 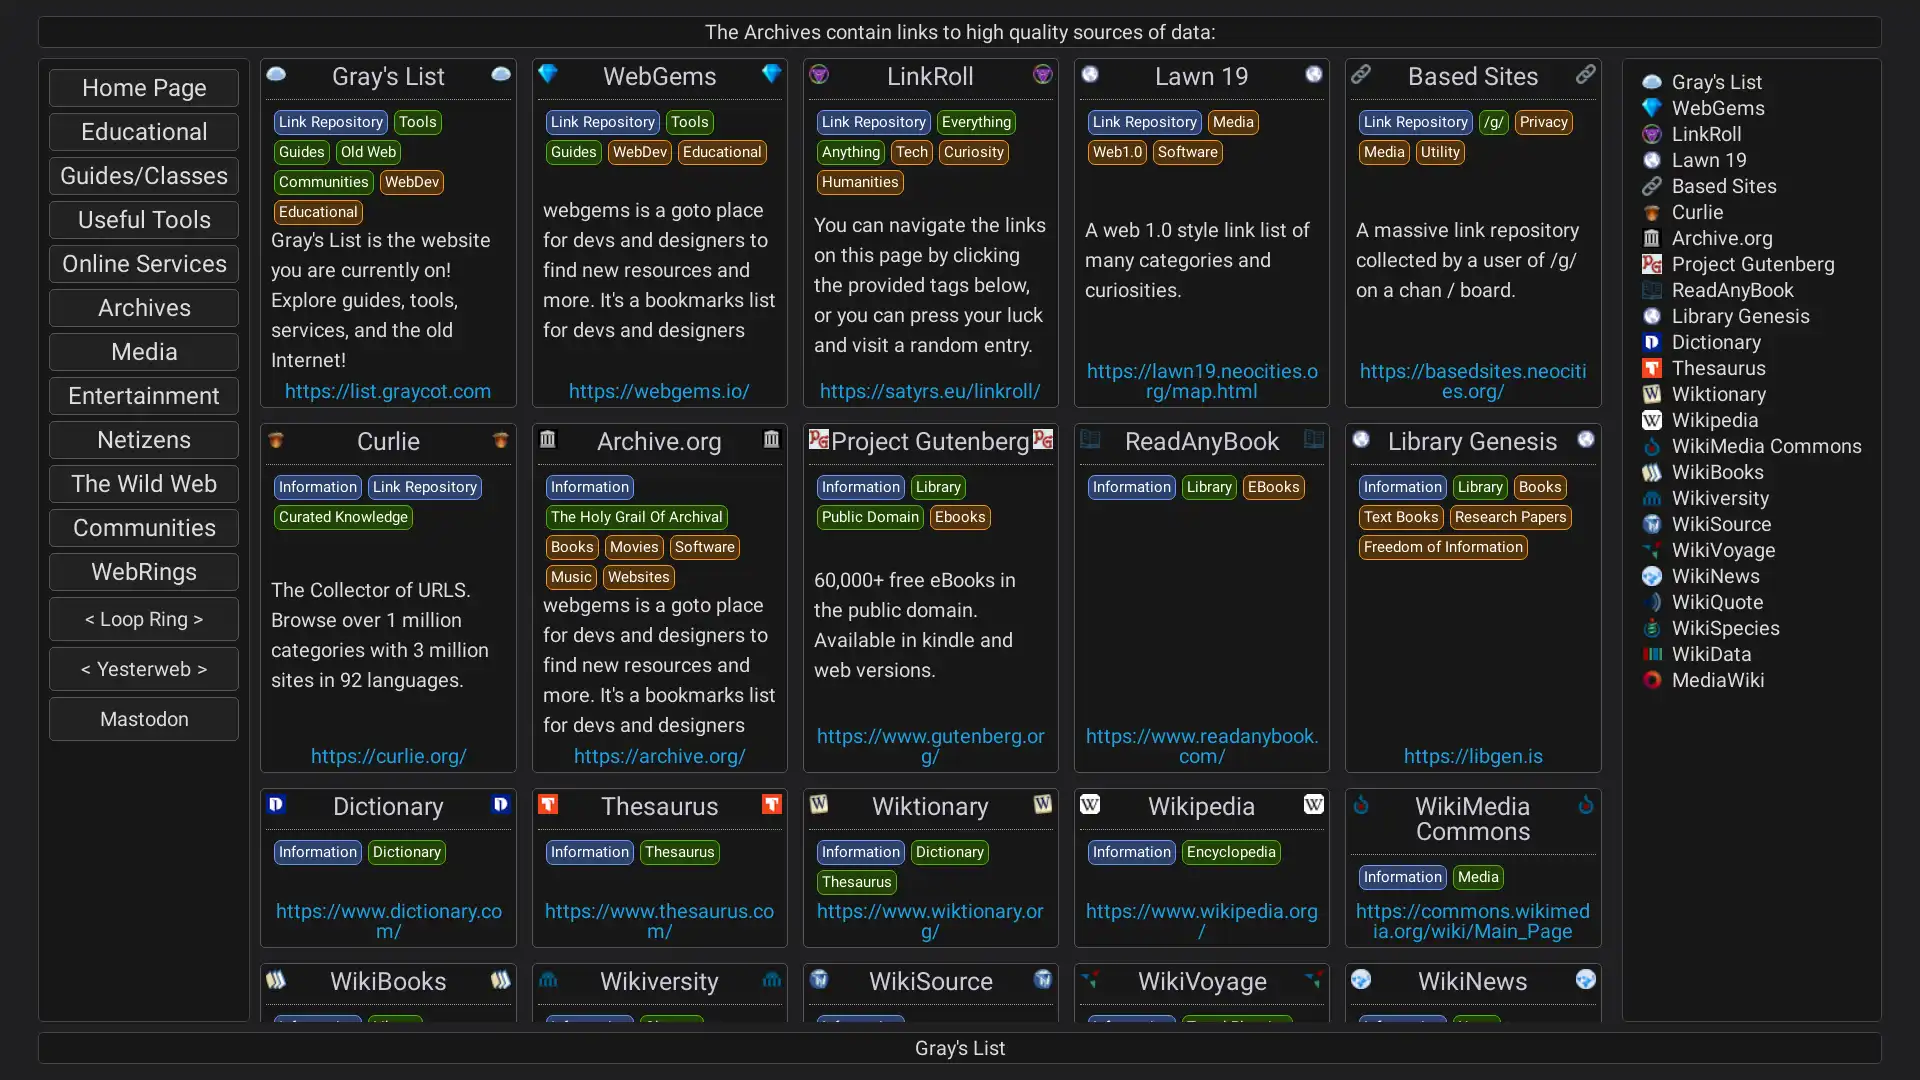 I want to click on Netizens, so click(x=143, y=438).